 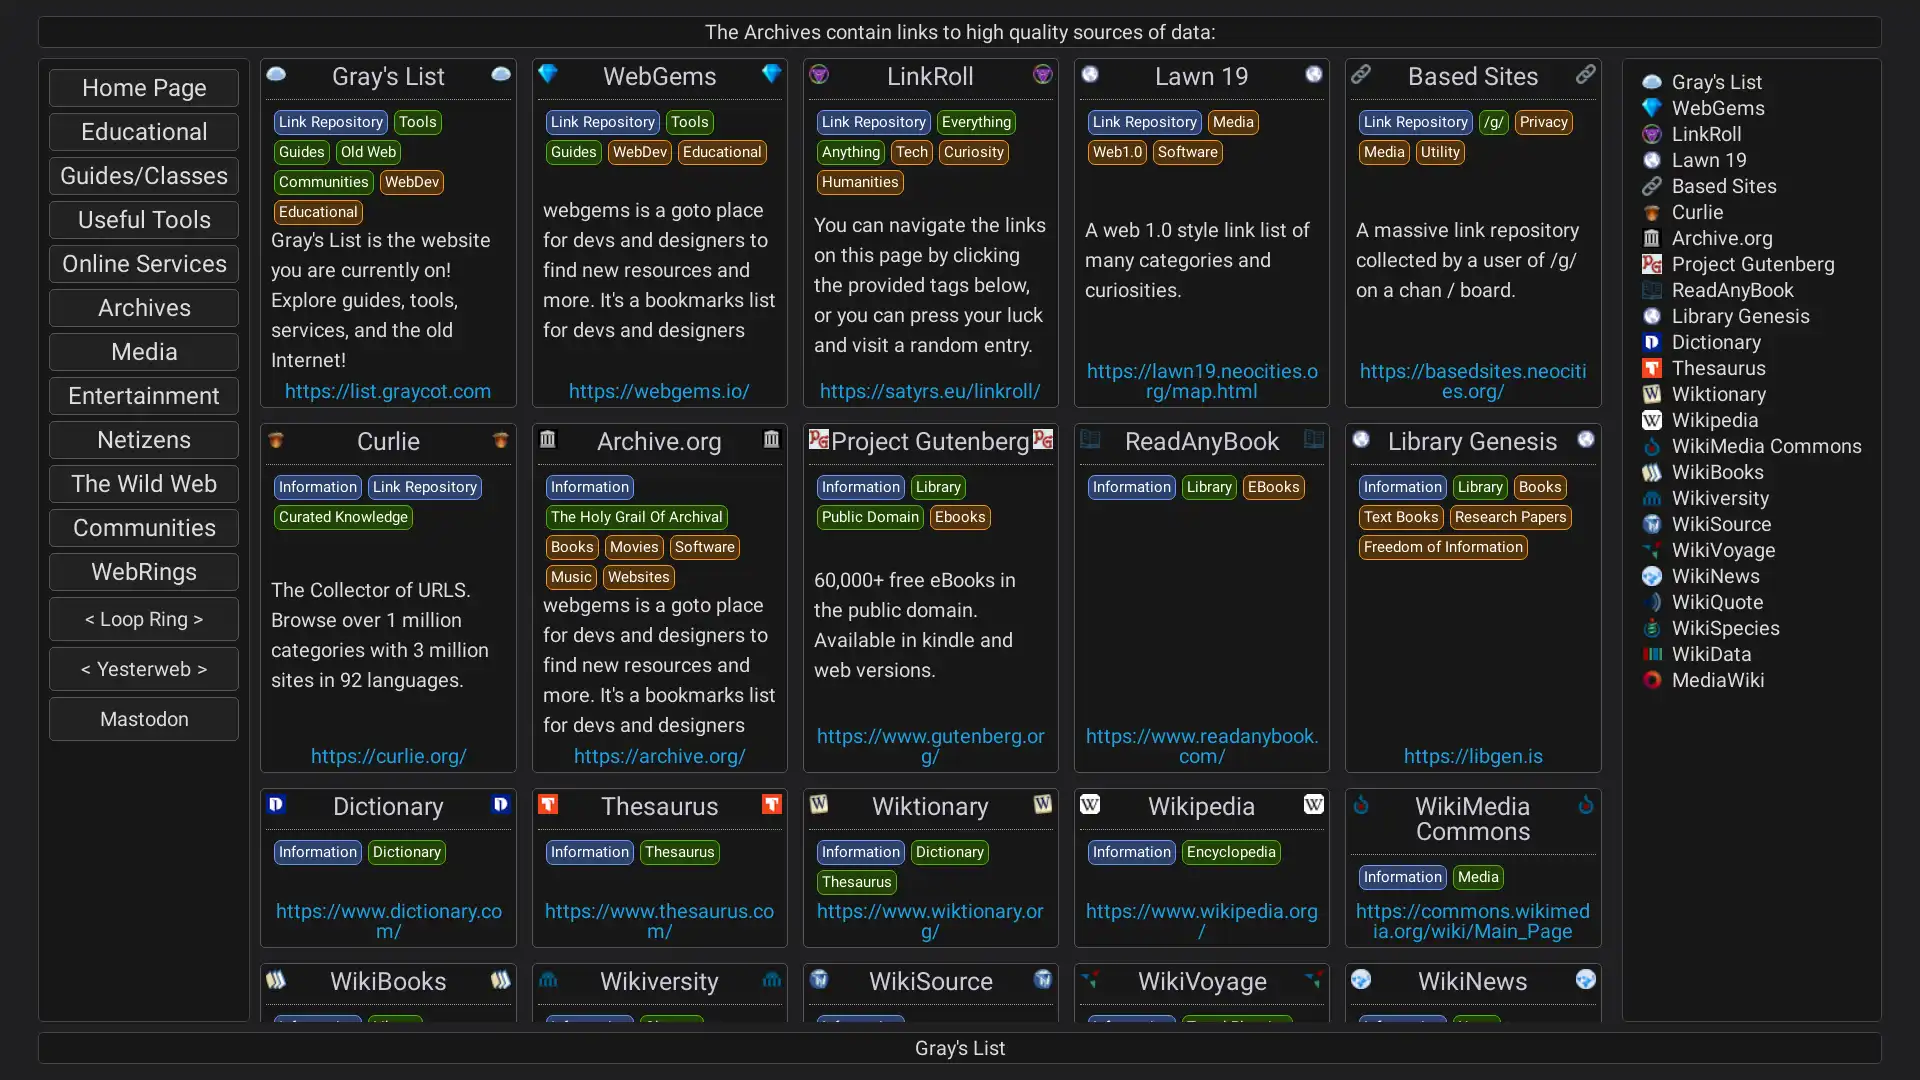 I want to click on Netizens, so click(x=143, y=438).